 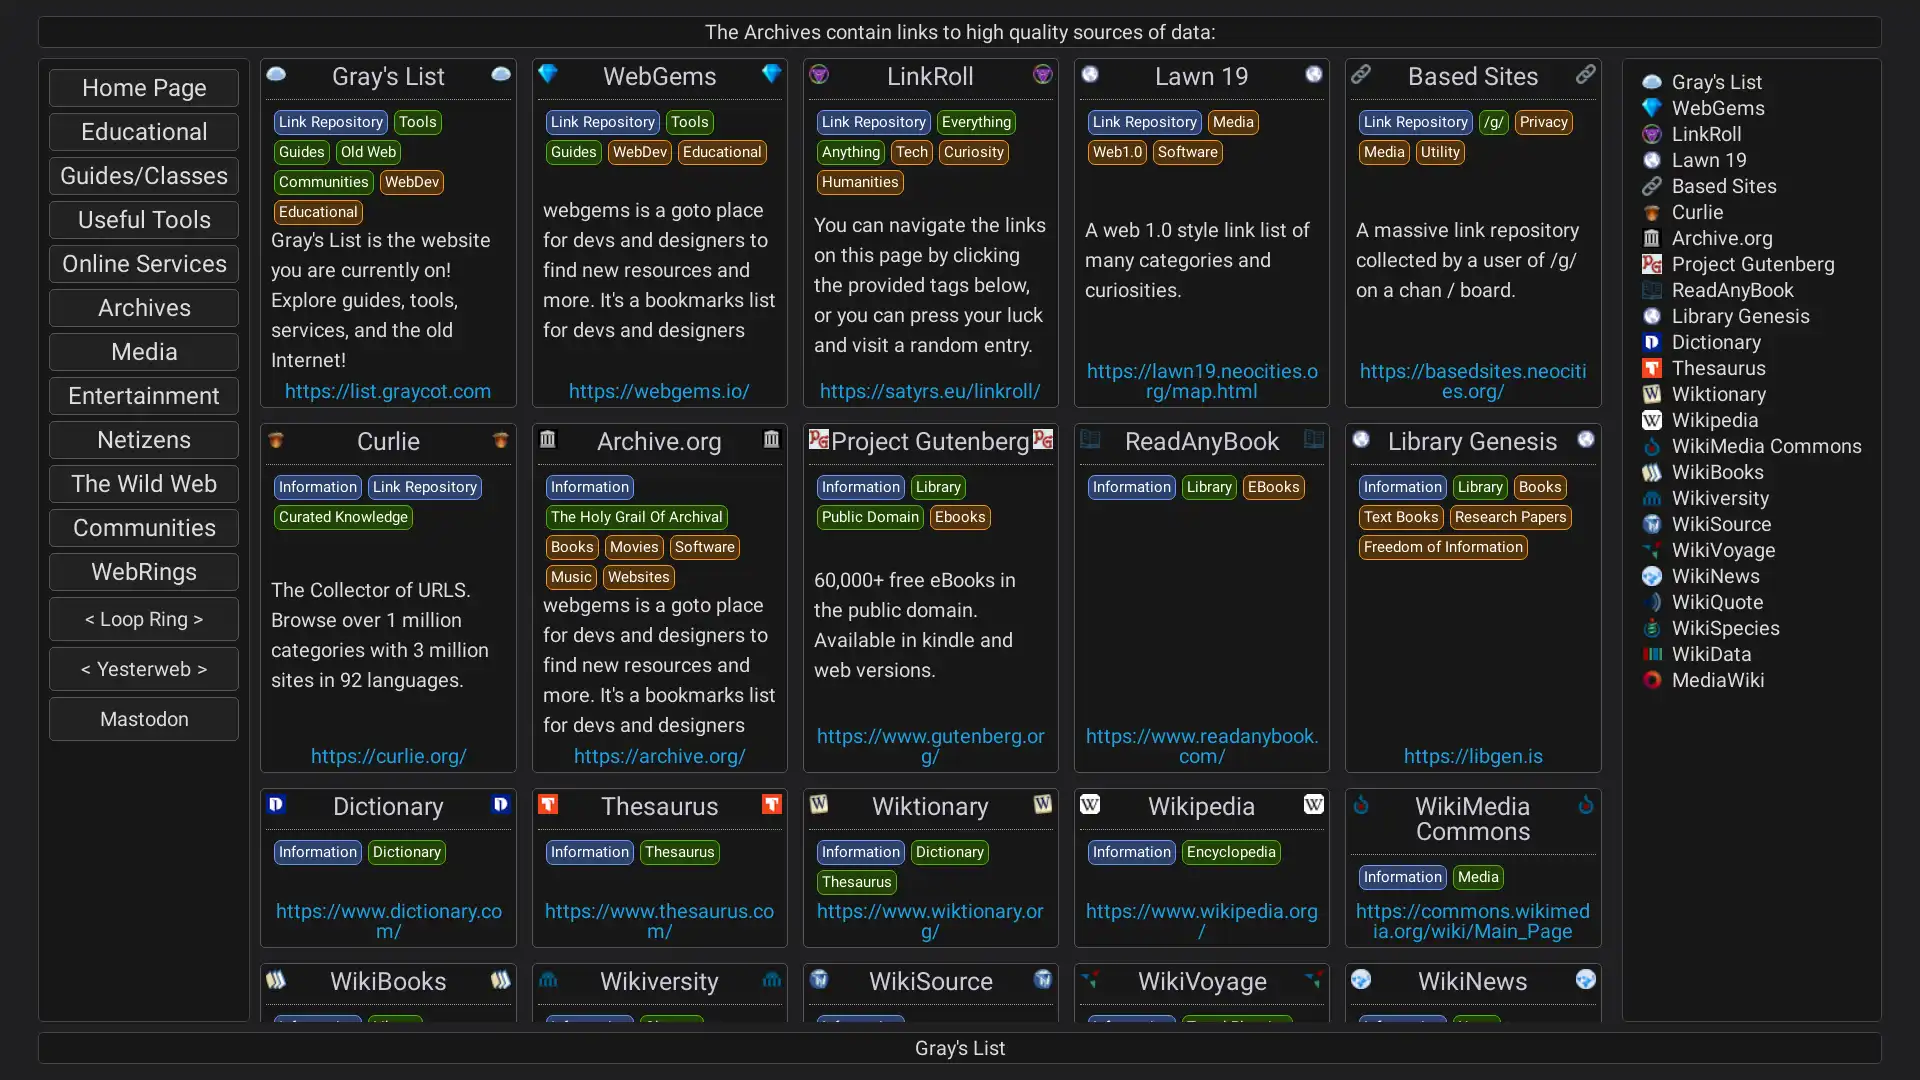 I want to click on Netizens, so click(x=143, y=438).